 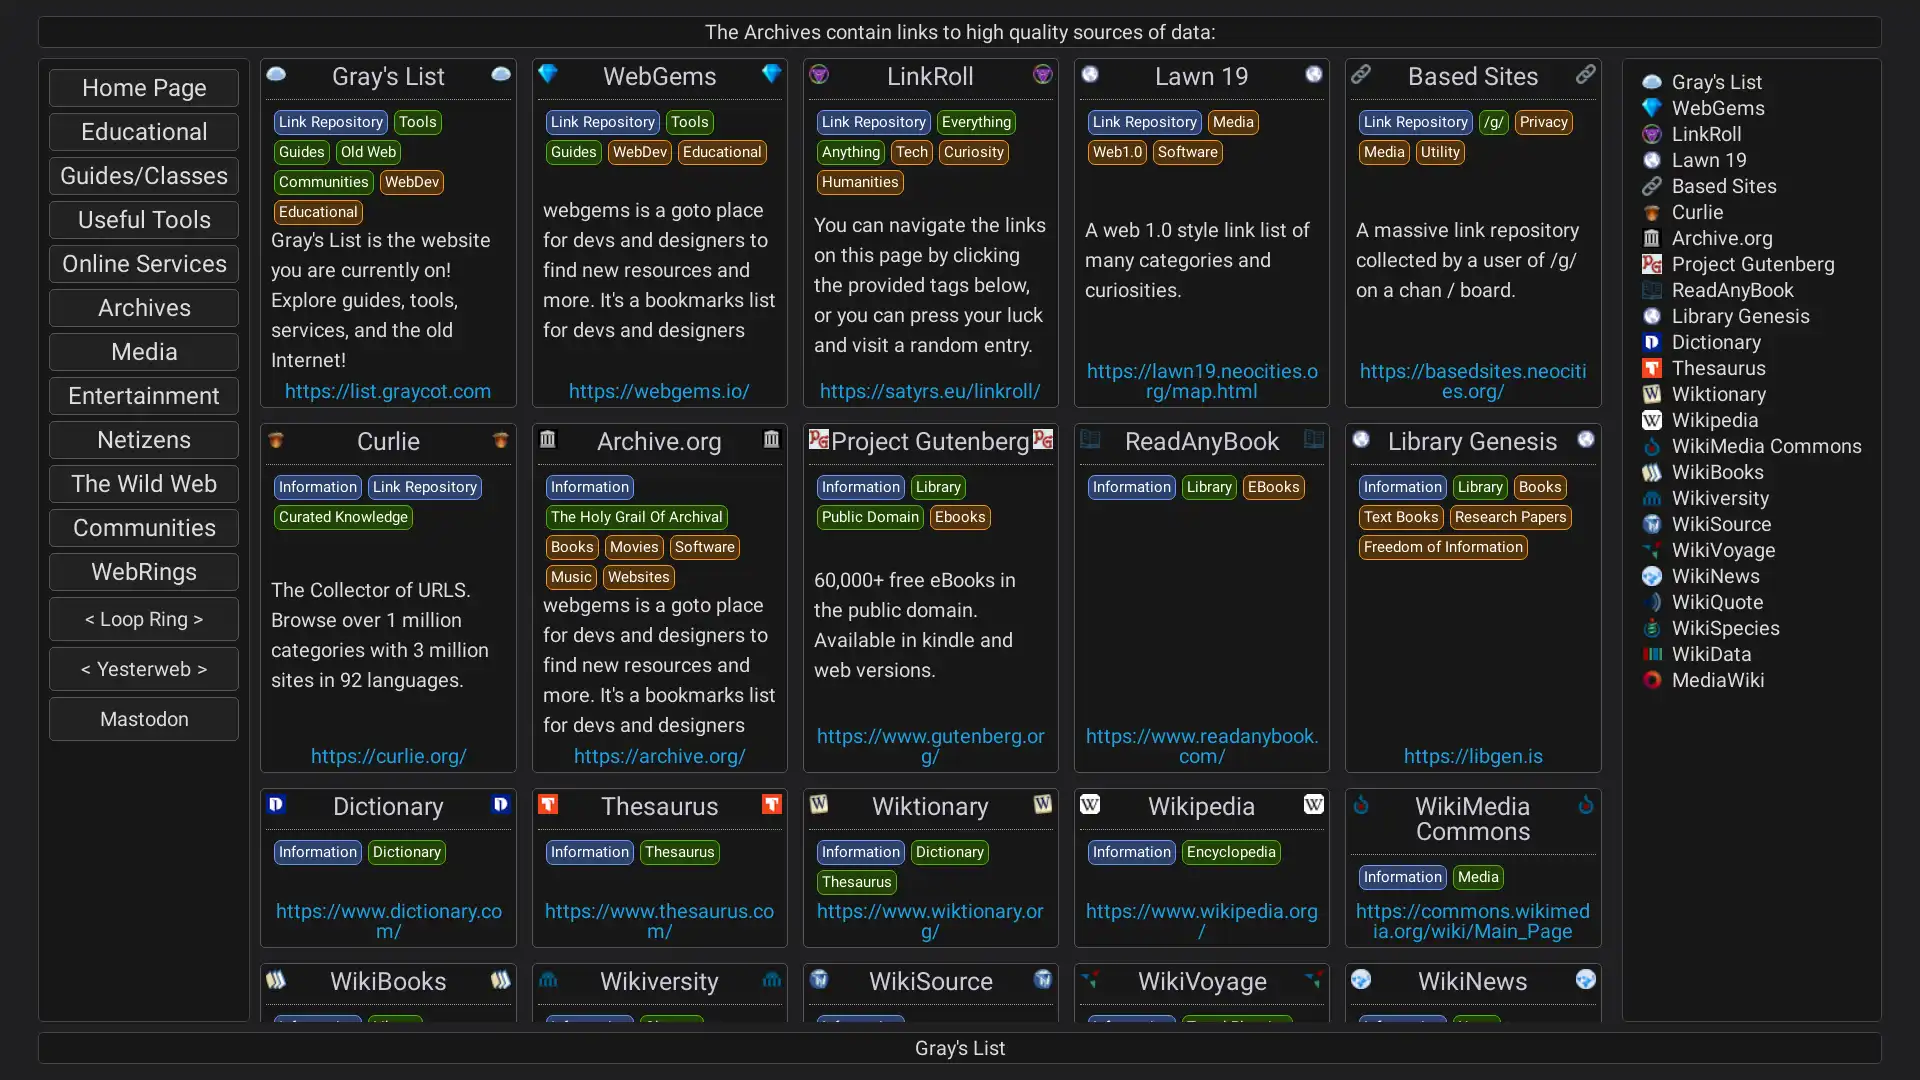 I want to click on Netizens, so click(x=143, y=438).